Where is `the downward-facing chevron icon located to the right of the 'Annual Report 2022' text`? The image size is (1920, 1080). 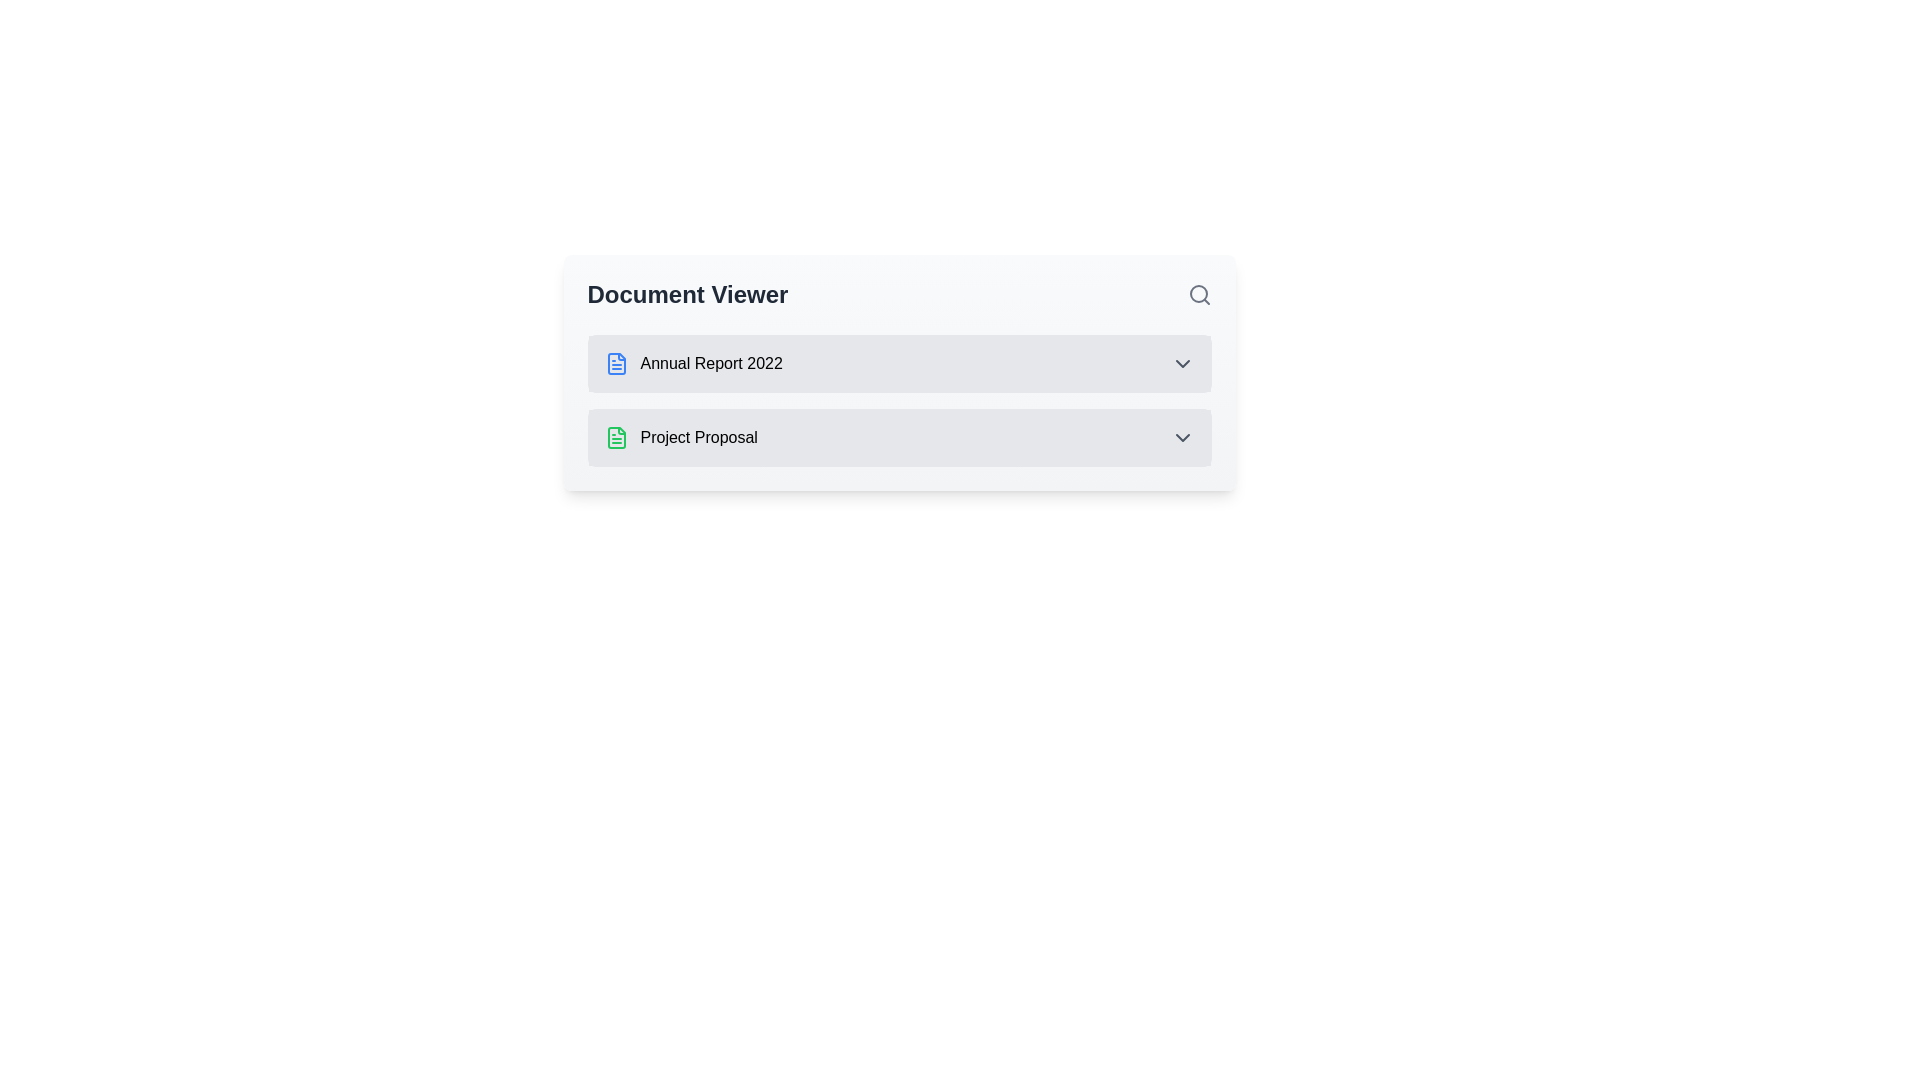 the downward-facing chevron icon located to the right of the 'Annual Report 2022' text is located at coordinates (1182, 363).